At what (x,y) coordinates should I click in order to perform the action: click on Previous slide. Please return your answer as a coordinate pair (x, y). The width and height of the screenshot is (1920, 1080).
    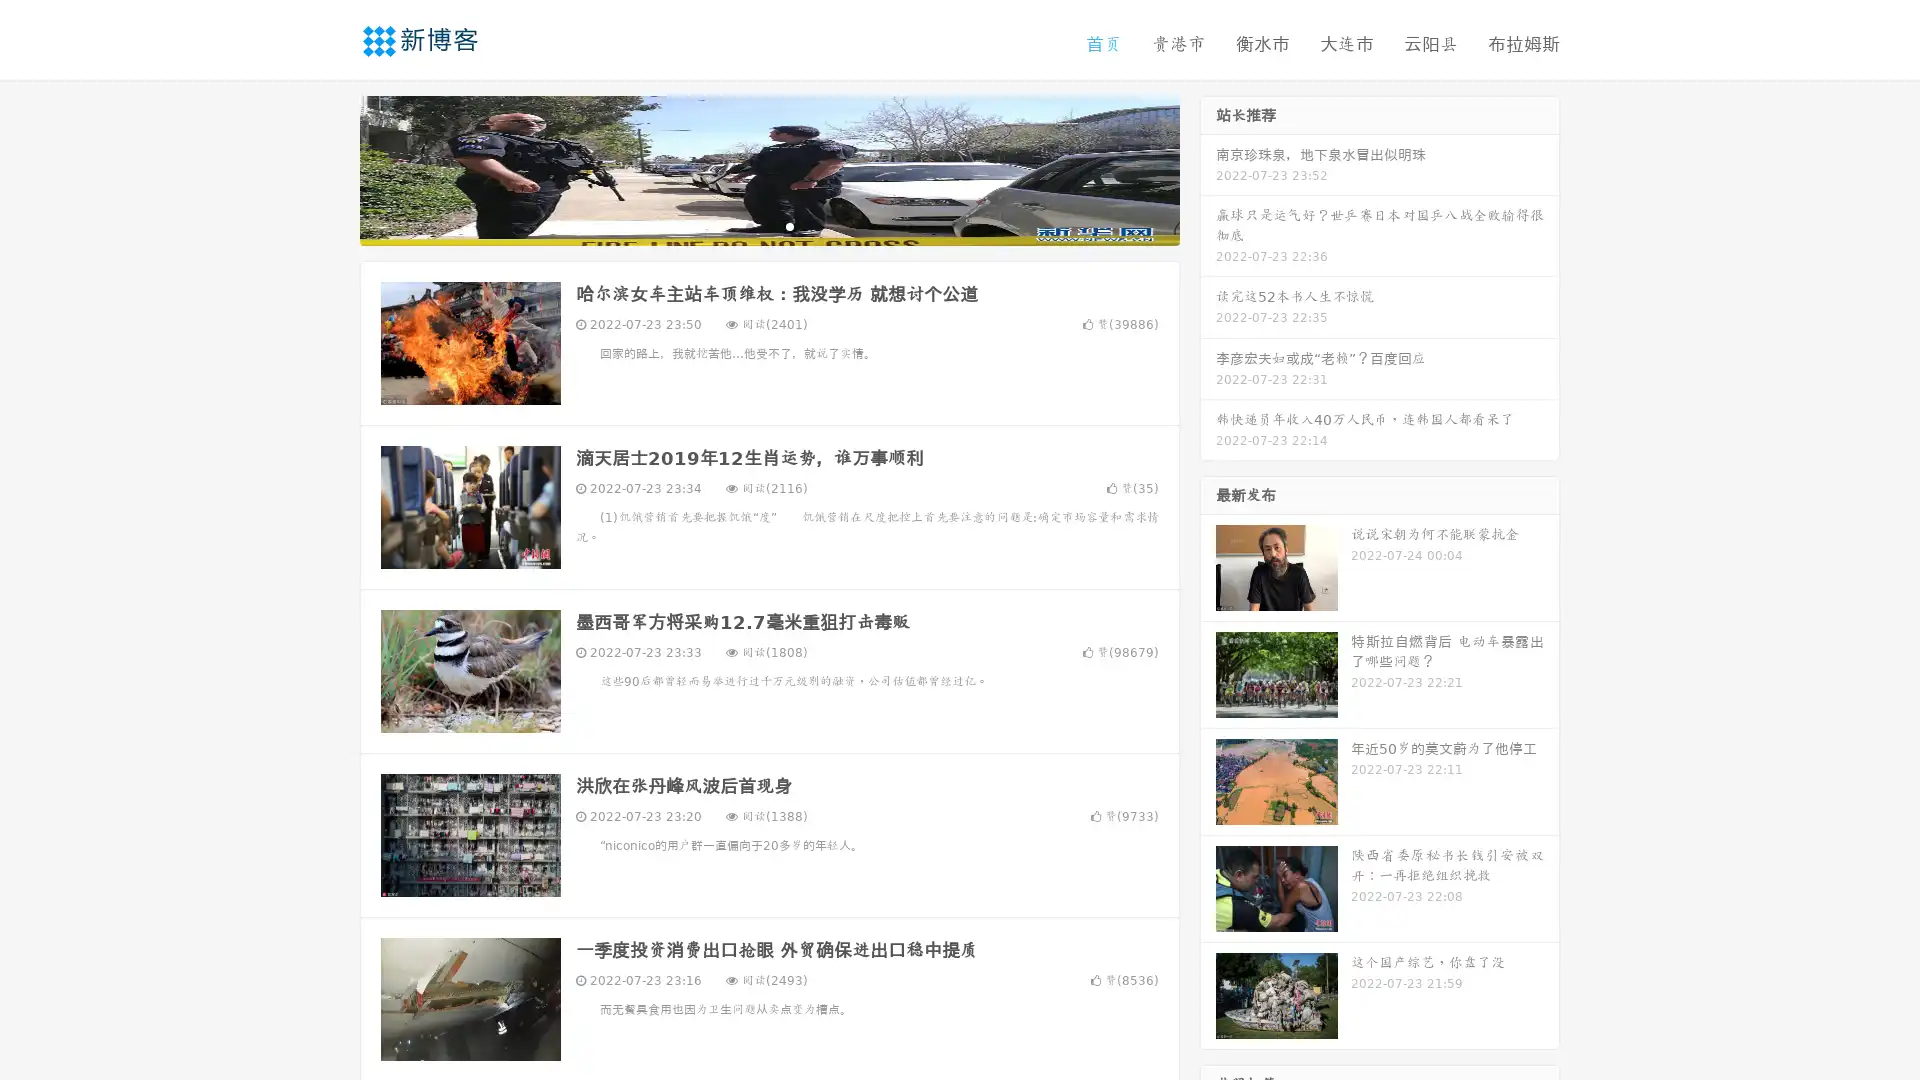
    Looking at the image, I should click on (330, 168).